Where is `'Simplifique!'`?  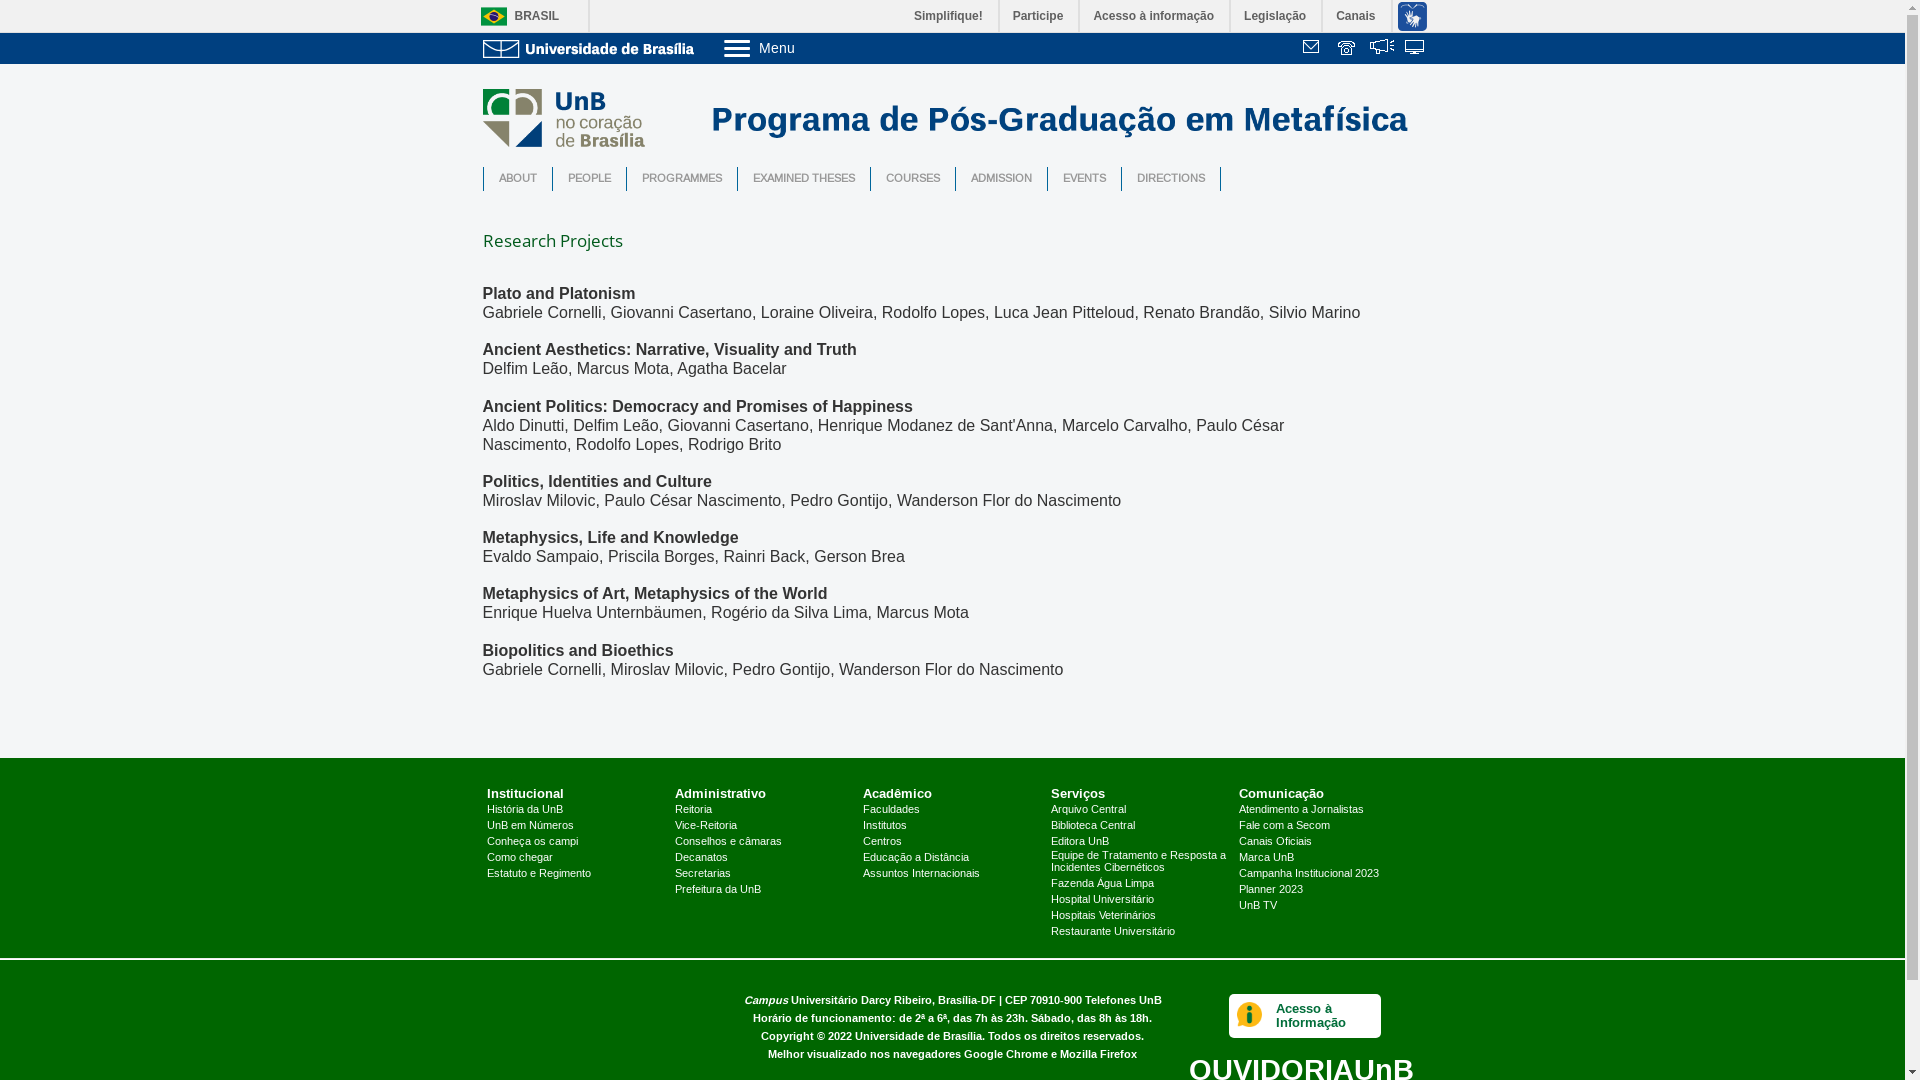
'Simplifique!' is located at coordinates (900, 15).